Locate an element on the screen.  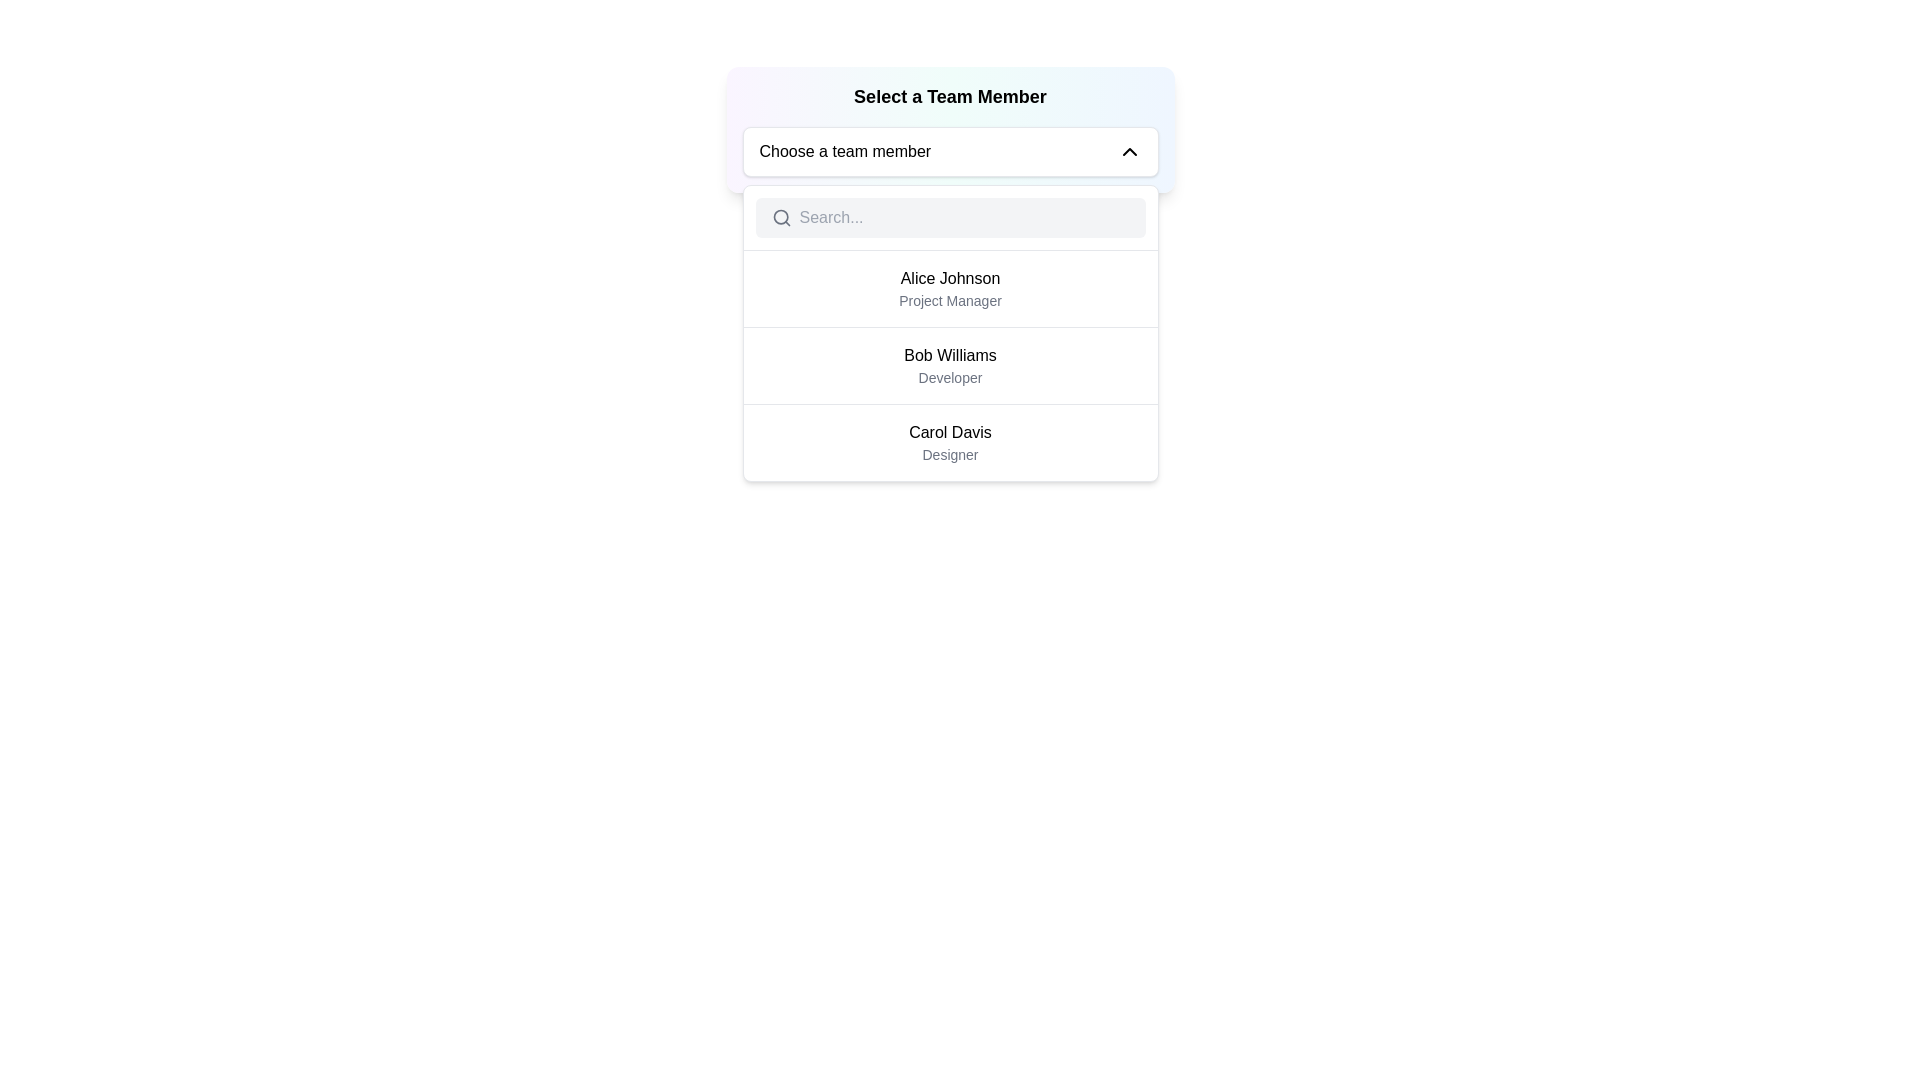
the input field of the Search box with a light gray background and rounded corners to focus on it is located at coordinates (949, 218).